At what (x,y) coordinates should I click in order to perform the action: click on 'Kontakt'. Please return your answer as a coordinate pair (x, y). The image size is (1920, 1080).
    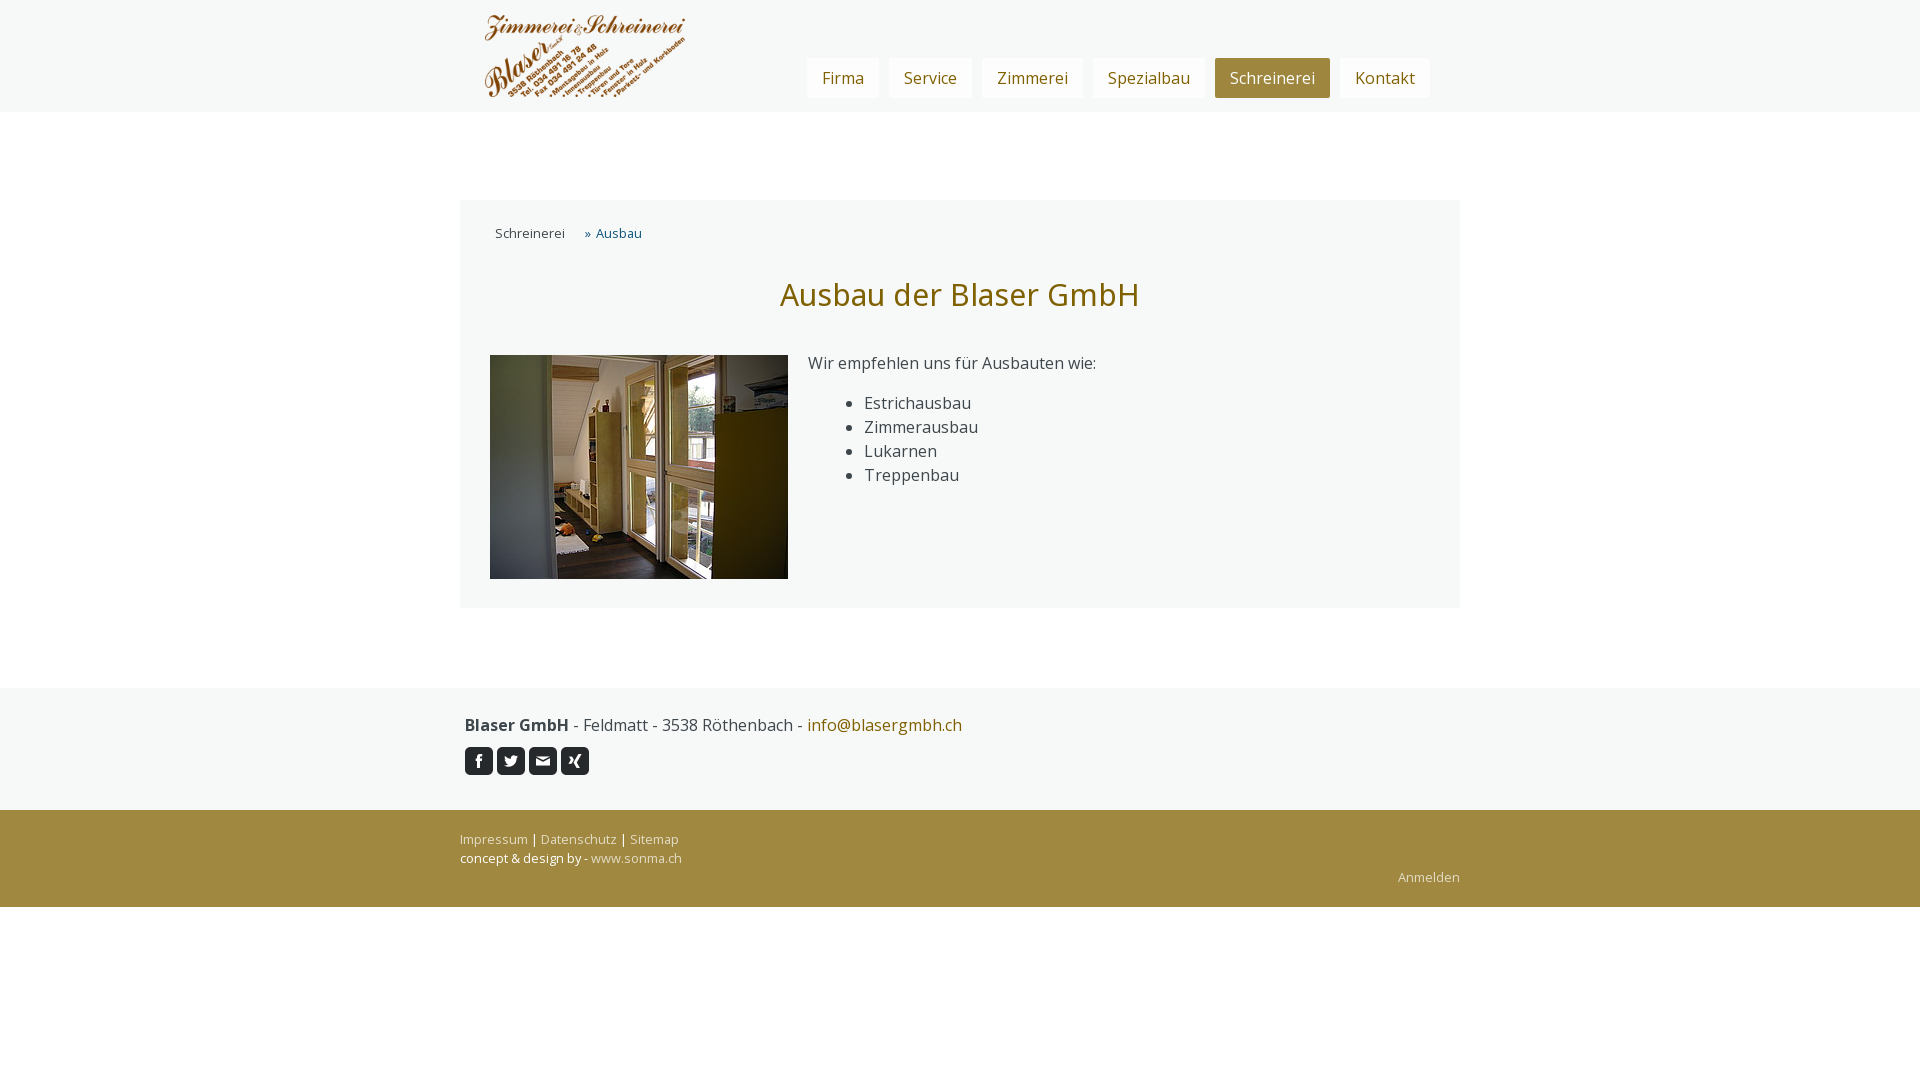
    Looking at the image, I should click on (1384, 76).